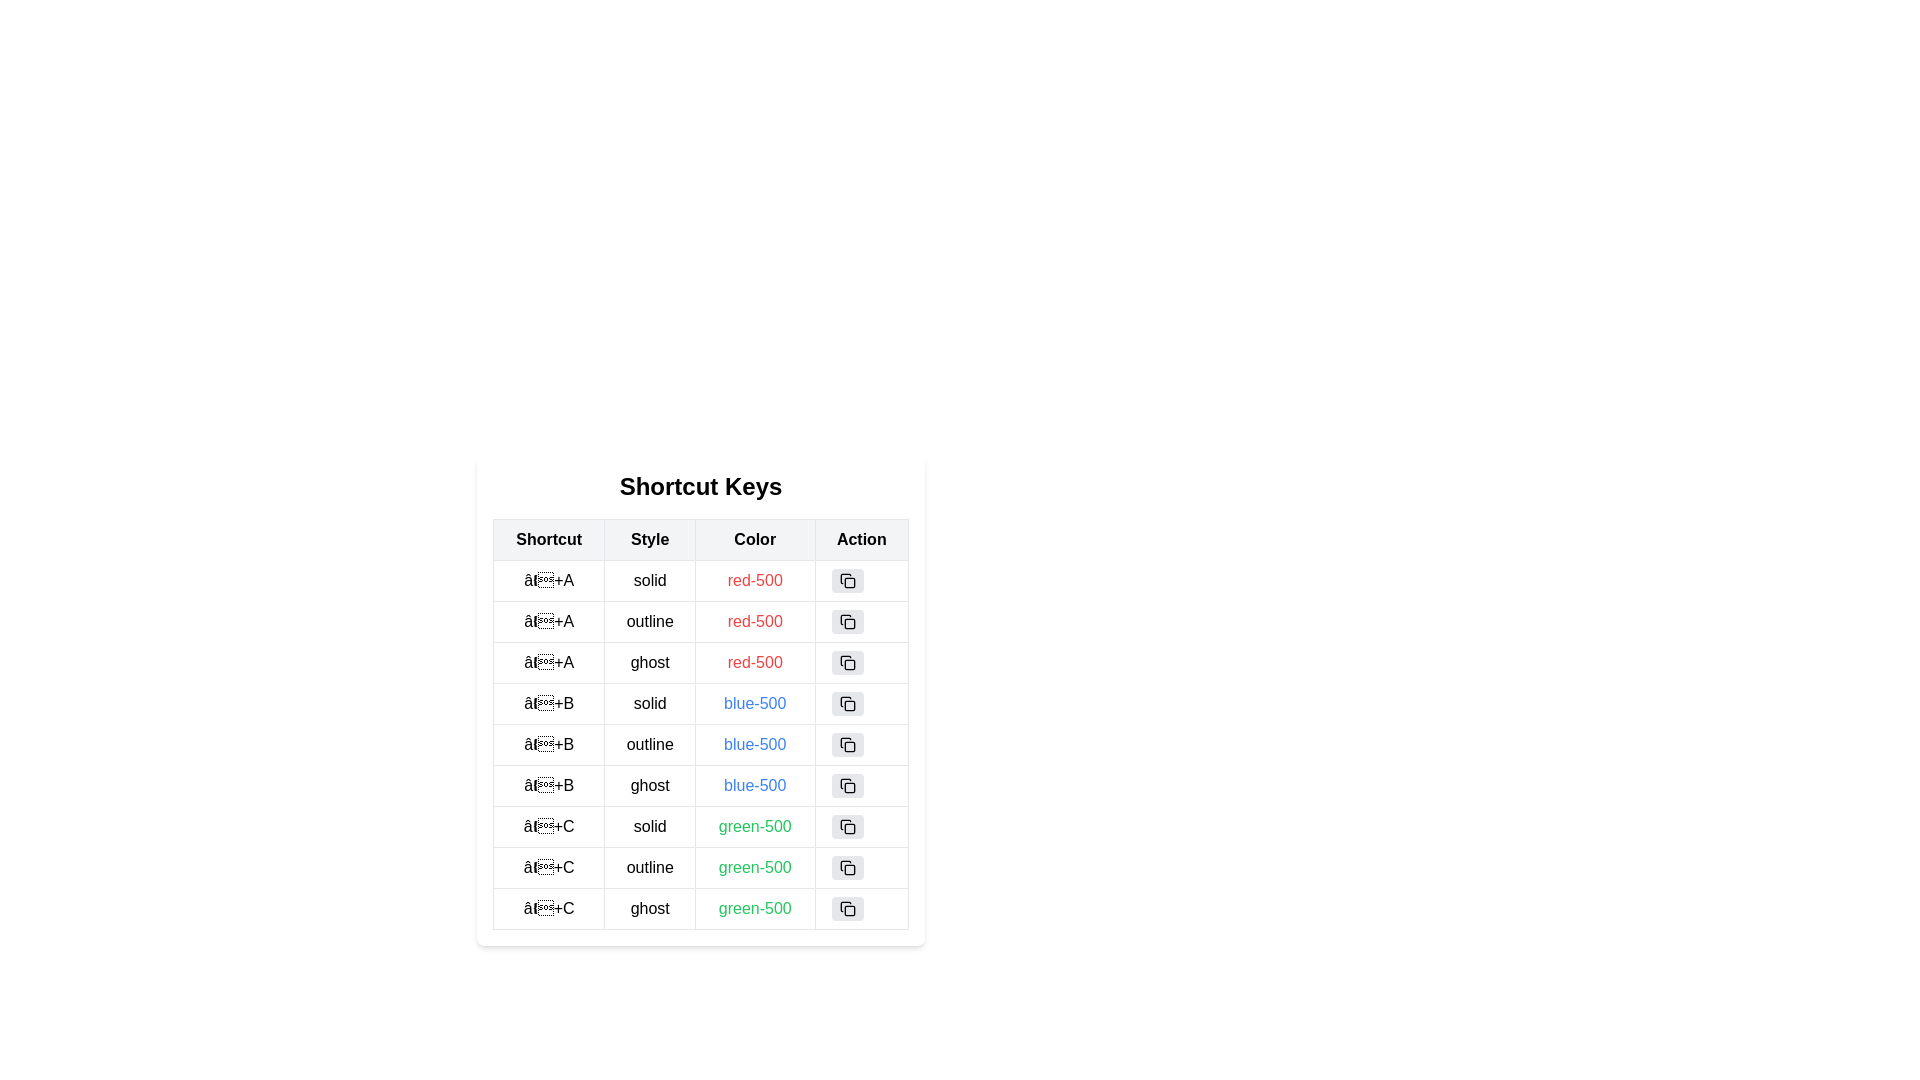  What do you see at coordinates (861, 866) in the screenshot?
I see `the interactive copy button located in the 'Action' column of the table, which is styled with an outline and colored green-500` at bounding box center [861, 866].